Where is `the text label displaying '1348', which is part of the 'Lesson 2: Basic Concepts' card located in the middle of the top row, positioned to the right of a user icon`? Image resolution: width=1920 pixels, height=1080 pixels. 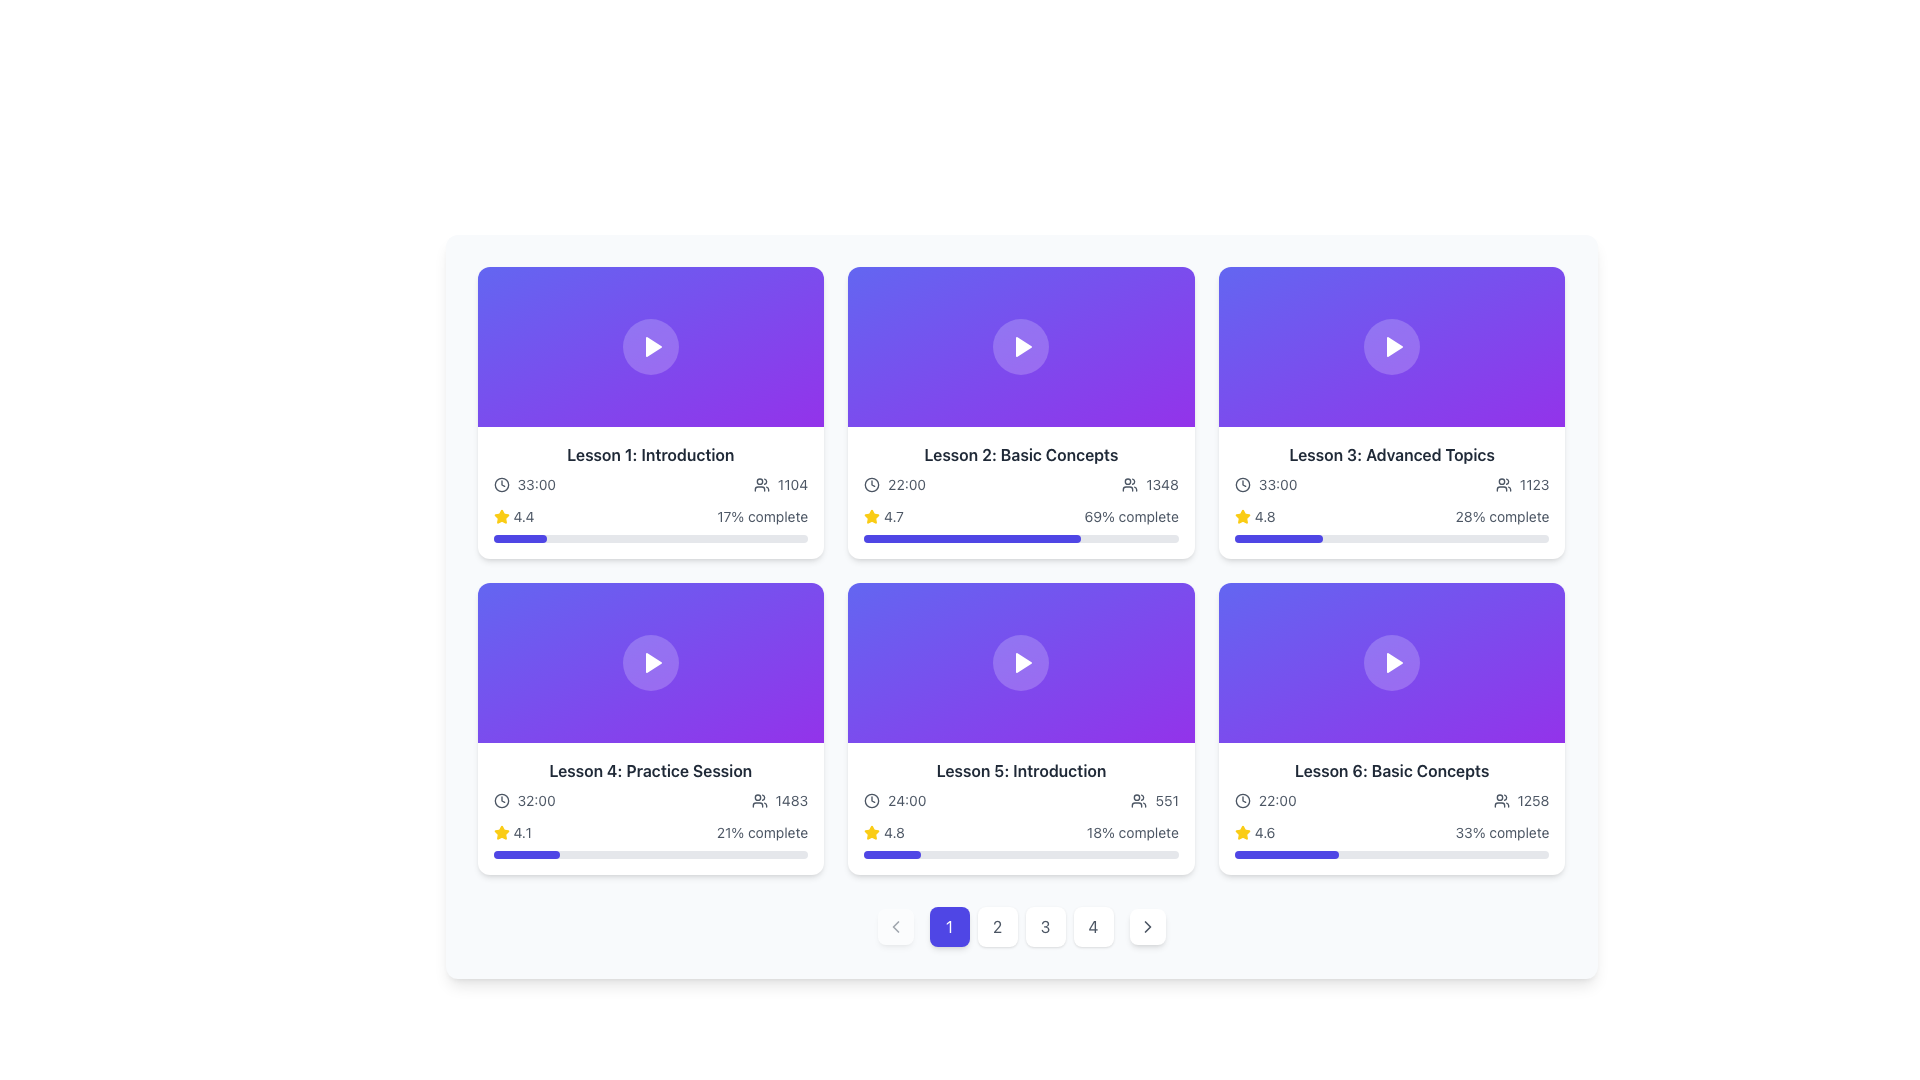 the text label displaying '1348', which is part of the 'Lesson 2: Basic Concepts' card located in the middle of the top row, positioned to the right of a user icon is located at coordinates (1162, 485).